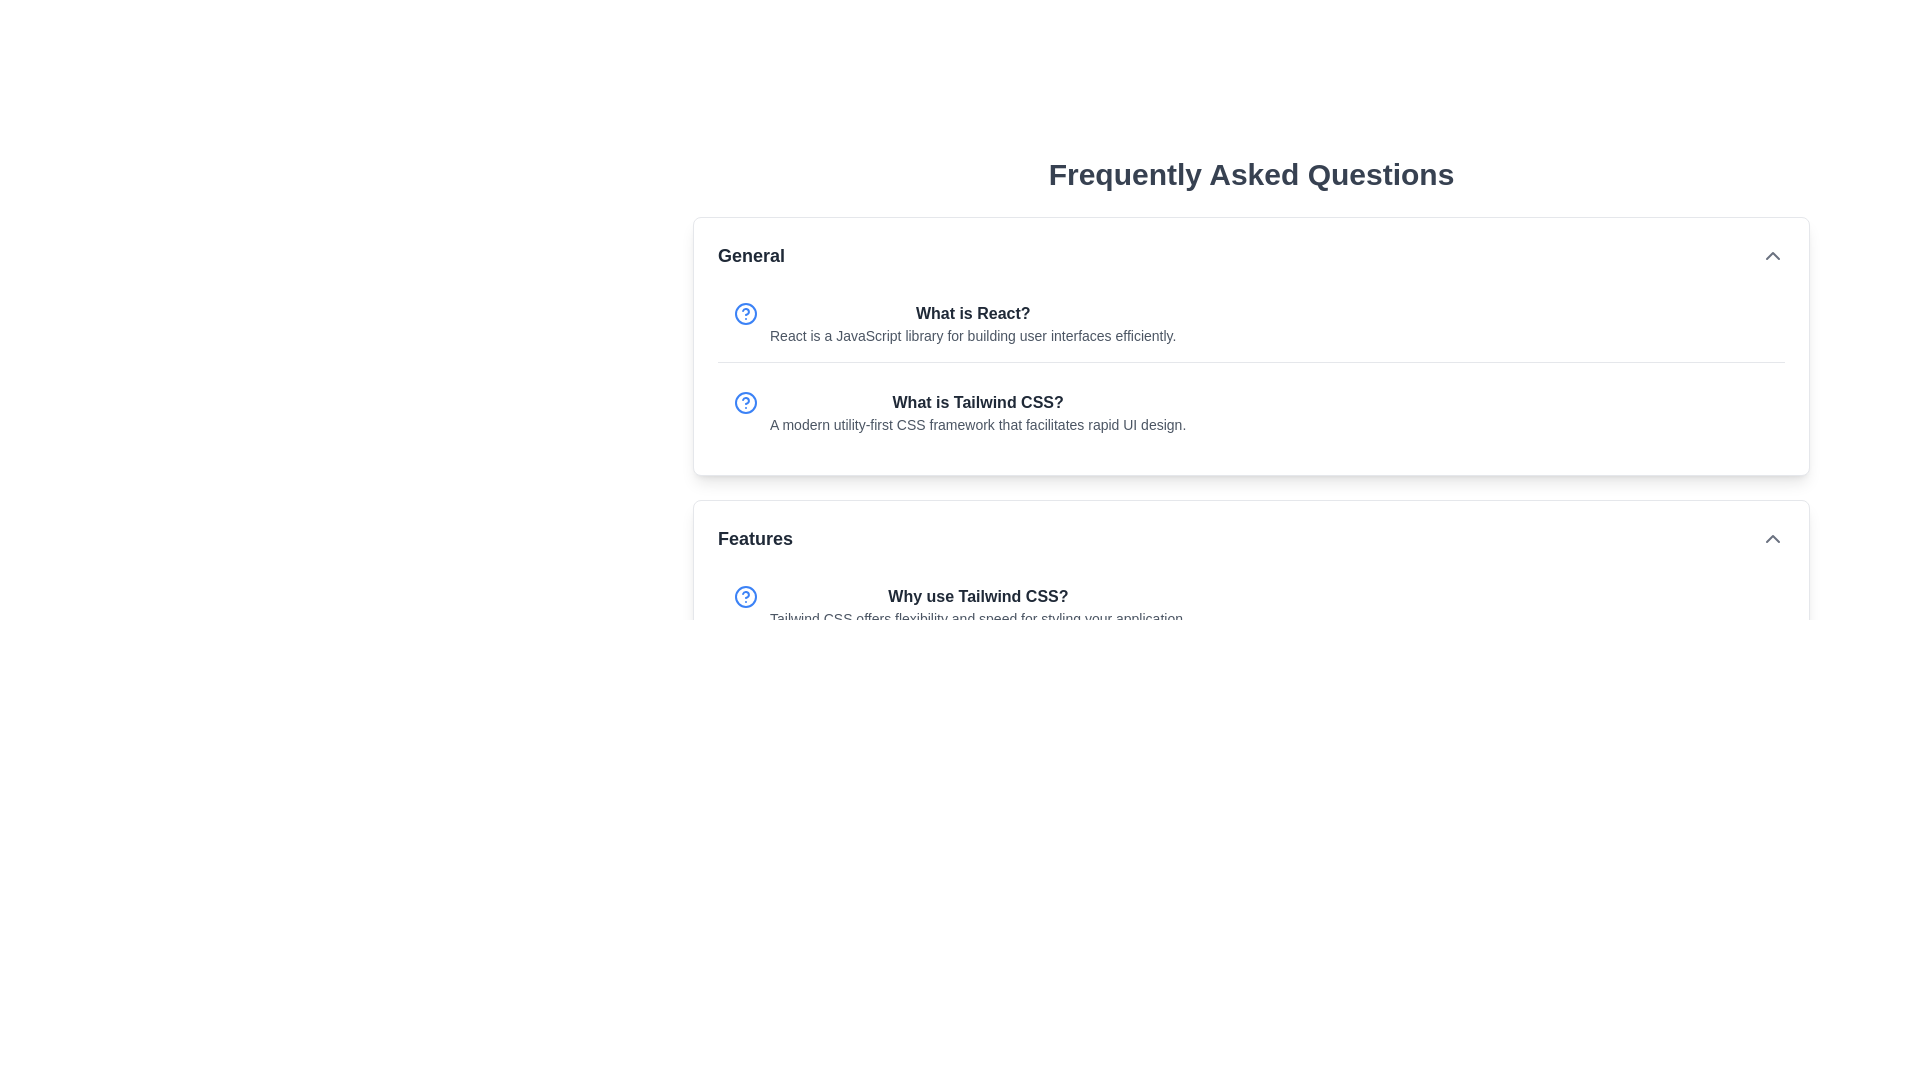  I want to click on the upward-facing chevron icon button located at the far-right edge of the 'Features' section header, so click(1772, 538).